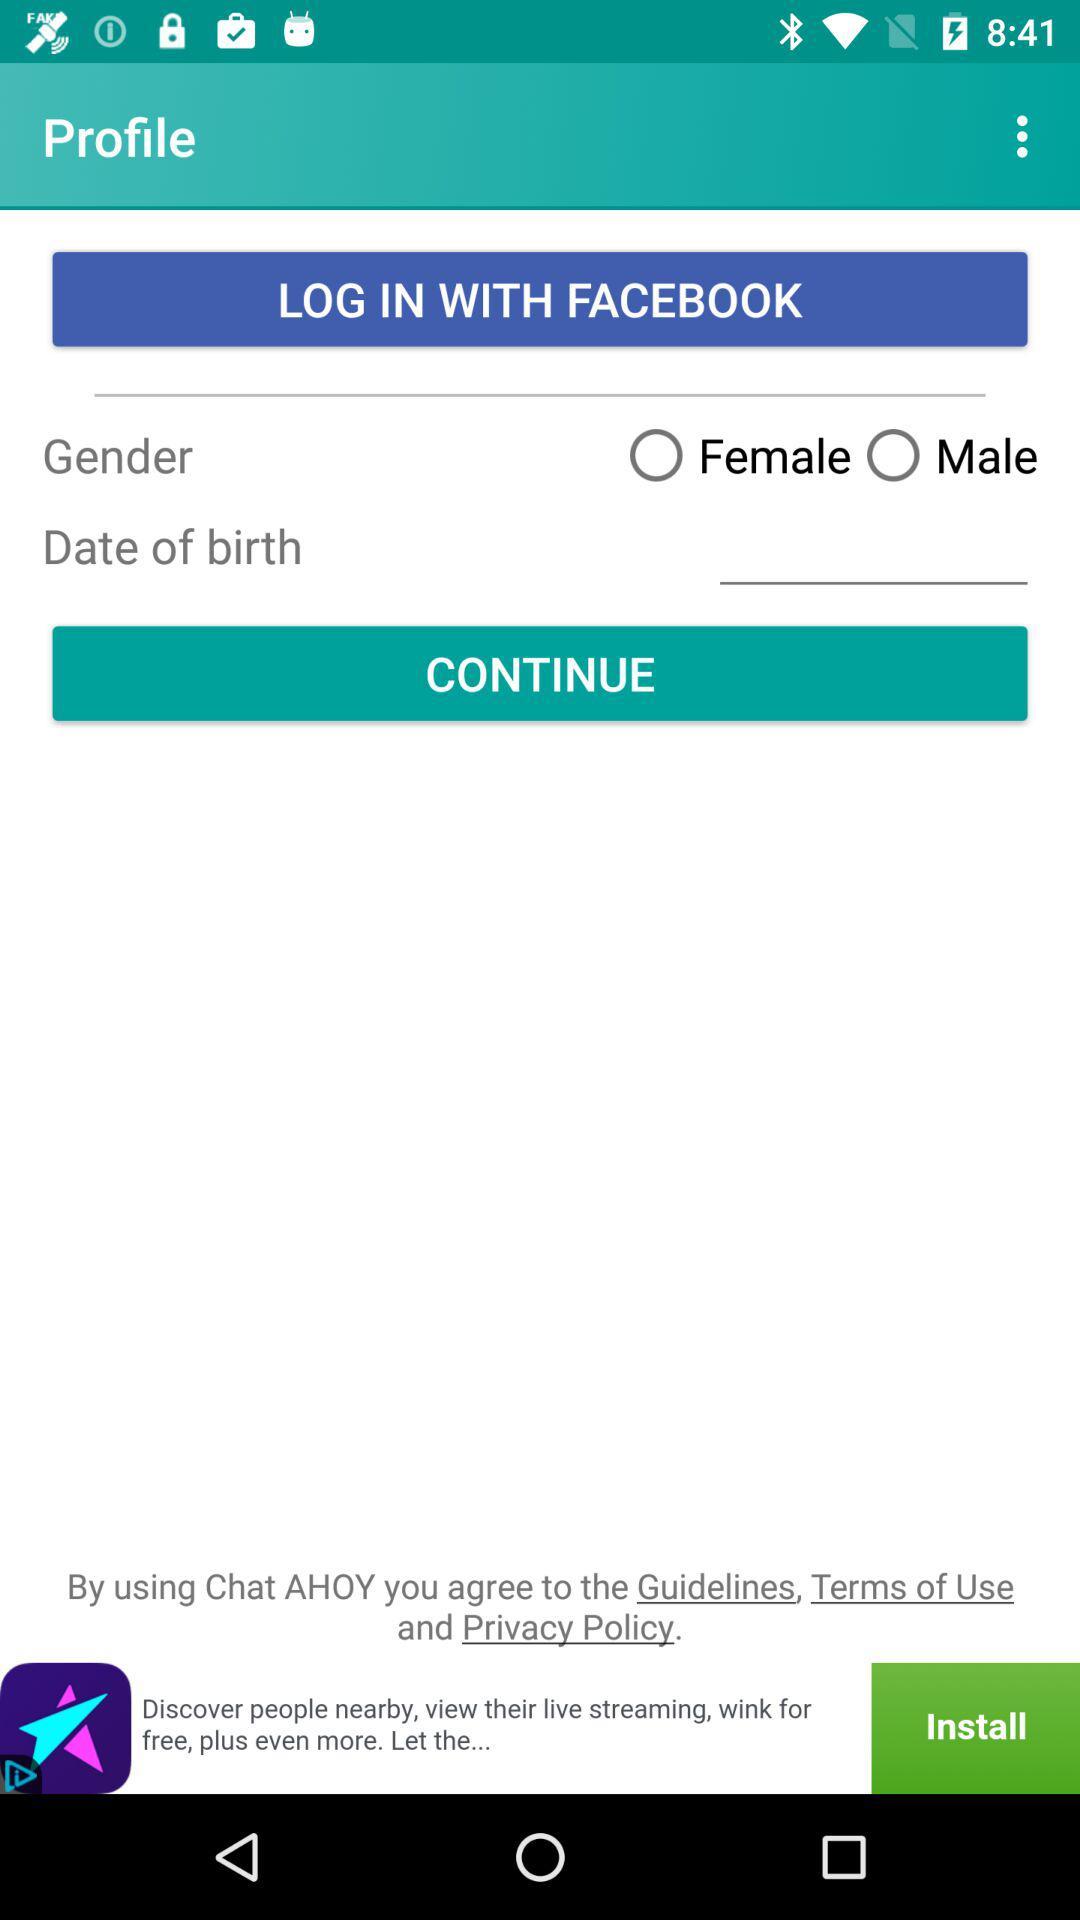  What do you see at coordinates (732, 453) in the screenshot?
I see `the item to the left of male item` at bounding box center [732, 453].